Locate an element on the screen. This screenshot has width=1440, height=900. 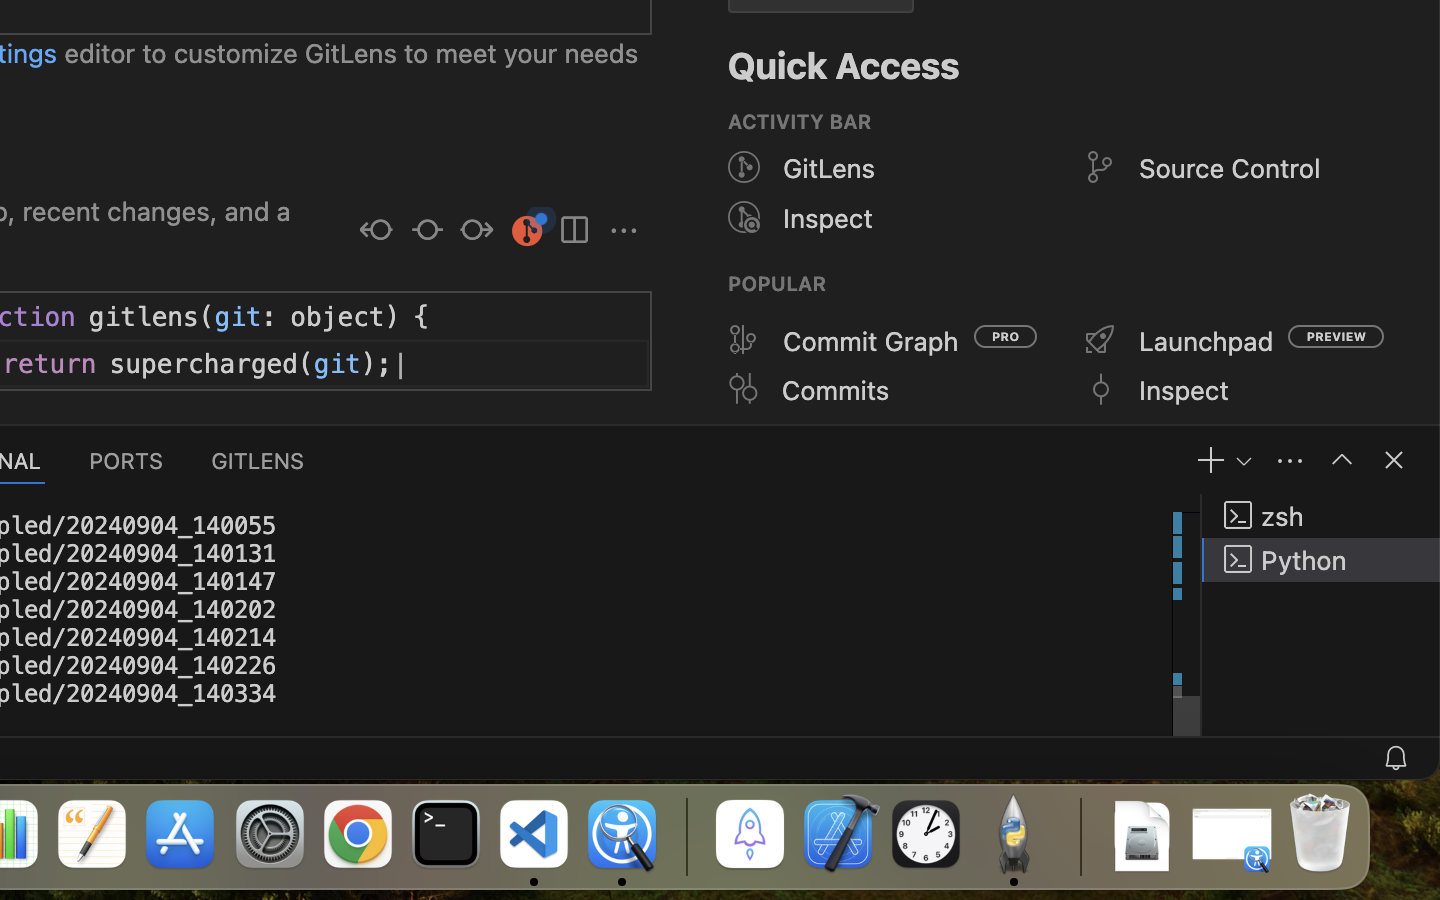
'object' is located at coordinates (337, 315).